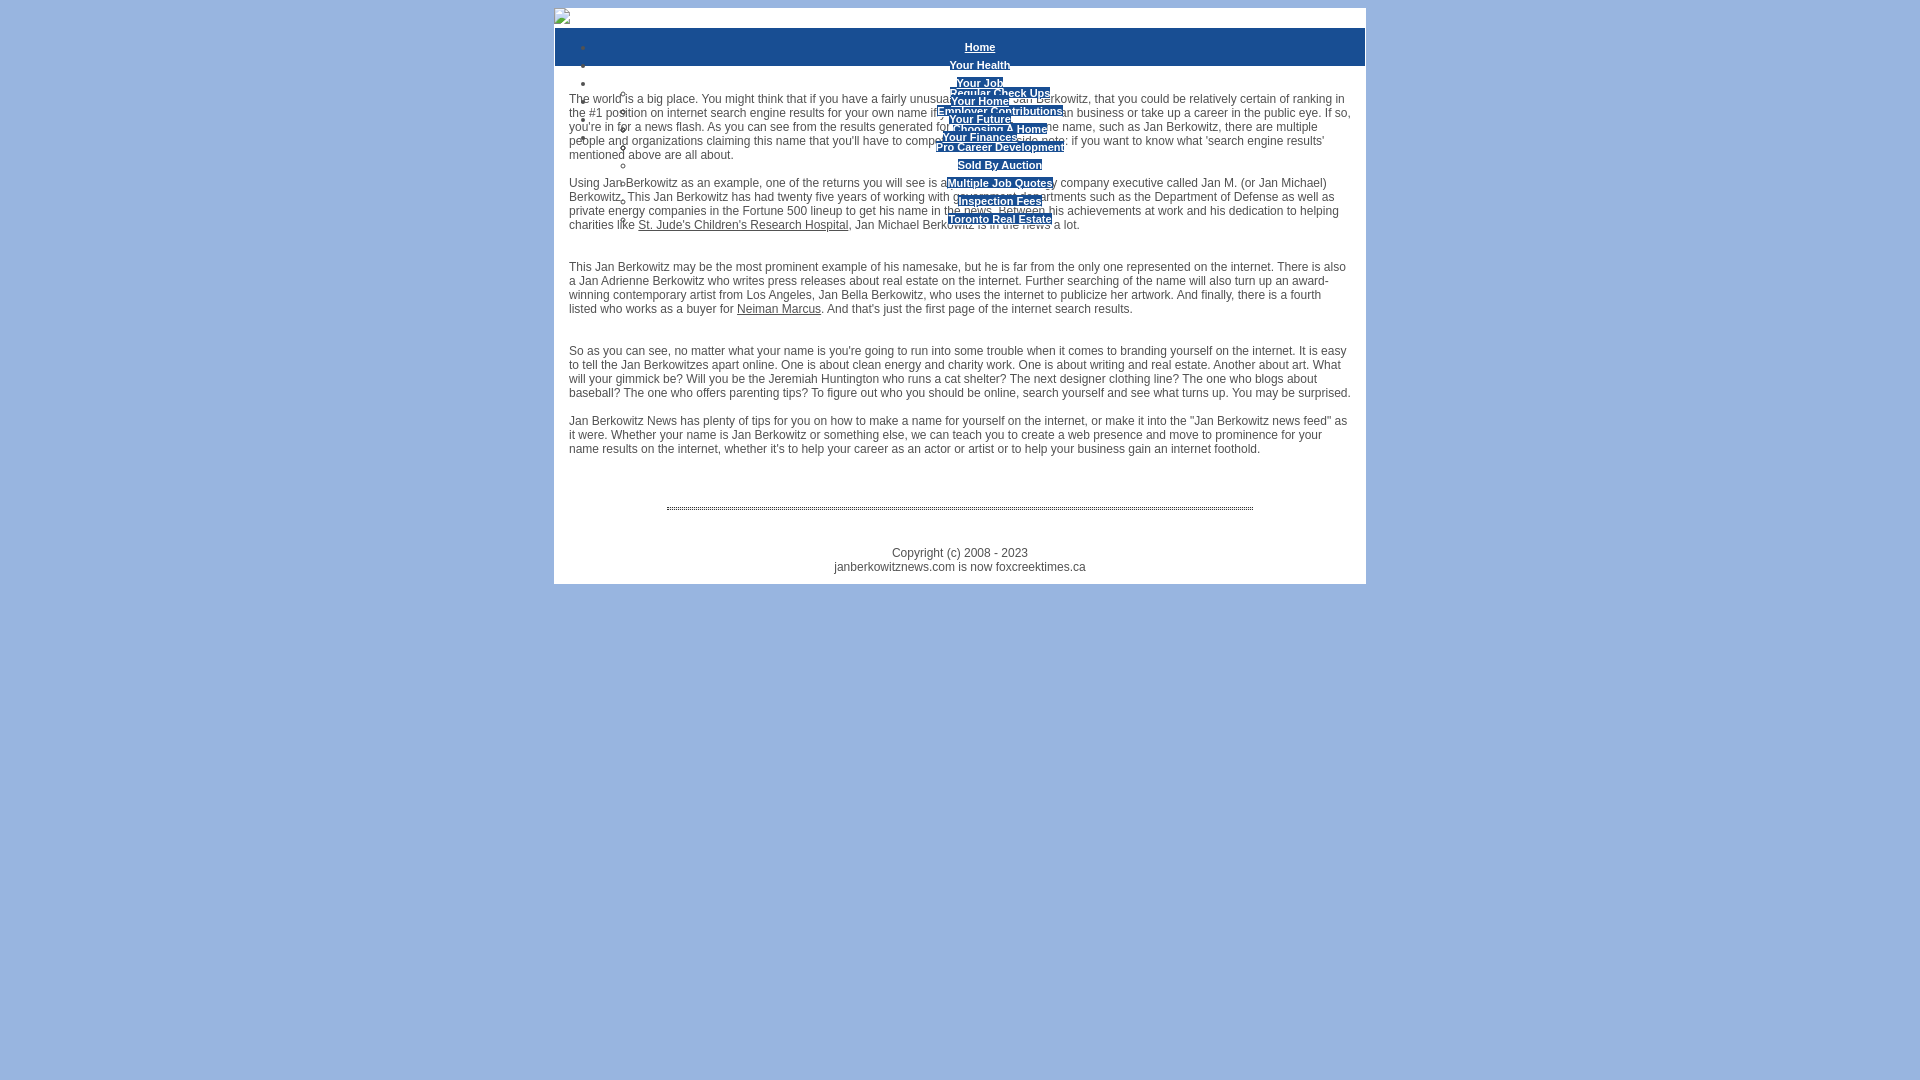 The width and height of the screenshot is (1920, 1080). What do you see at coordinates (949, 92) in the screenshot?
I see `'Regular Check Ups'` at bounding box center [949, 92].